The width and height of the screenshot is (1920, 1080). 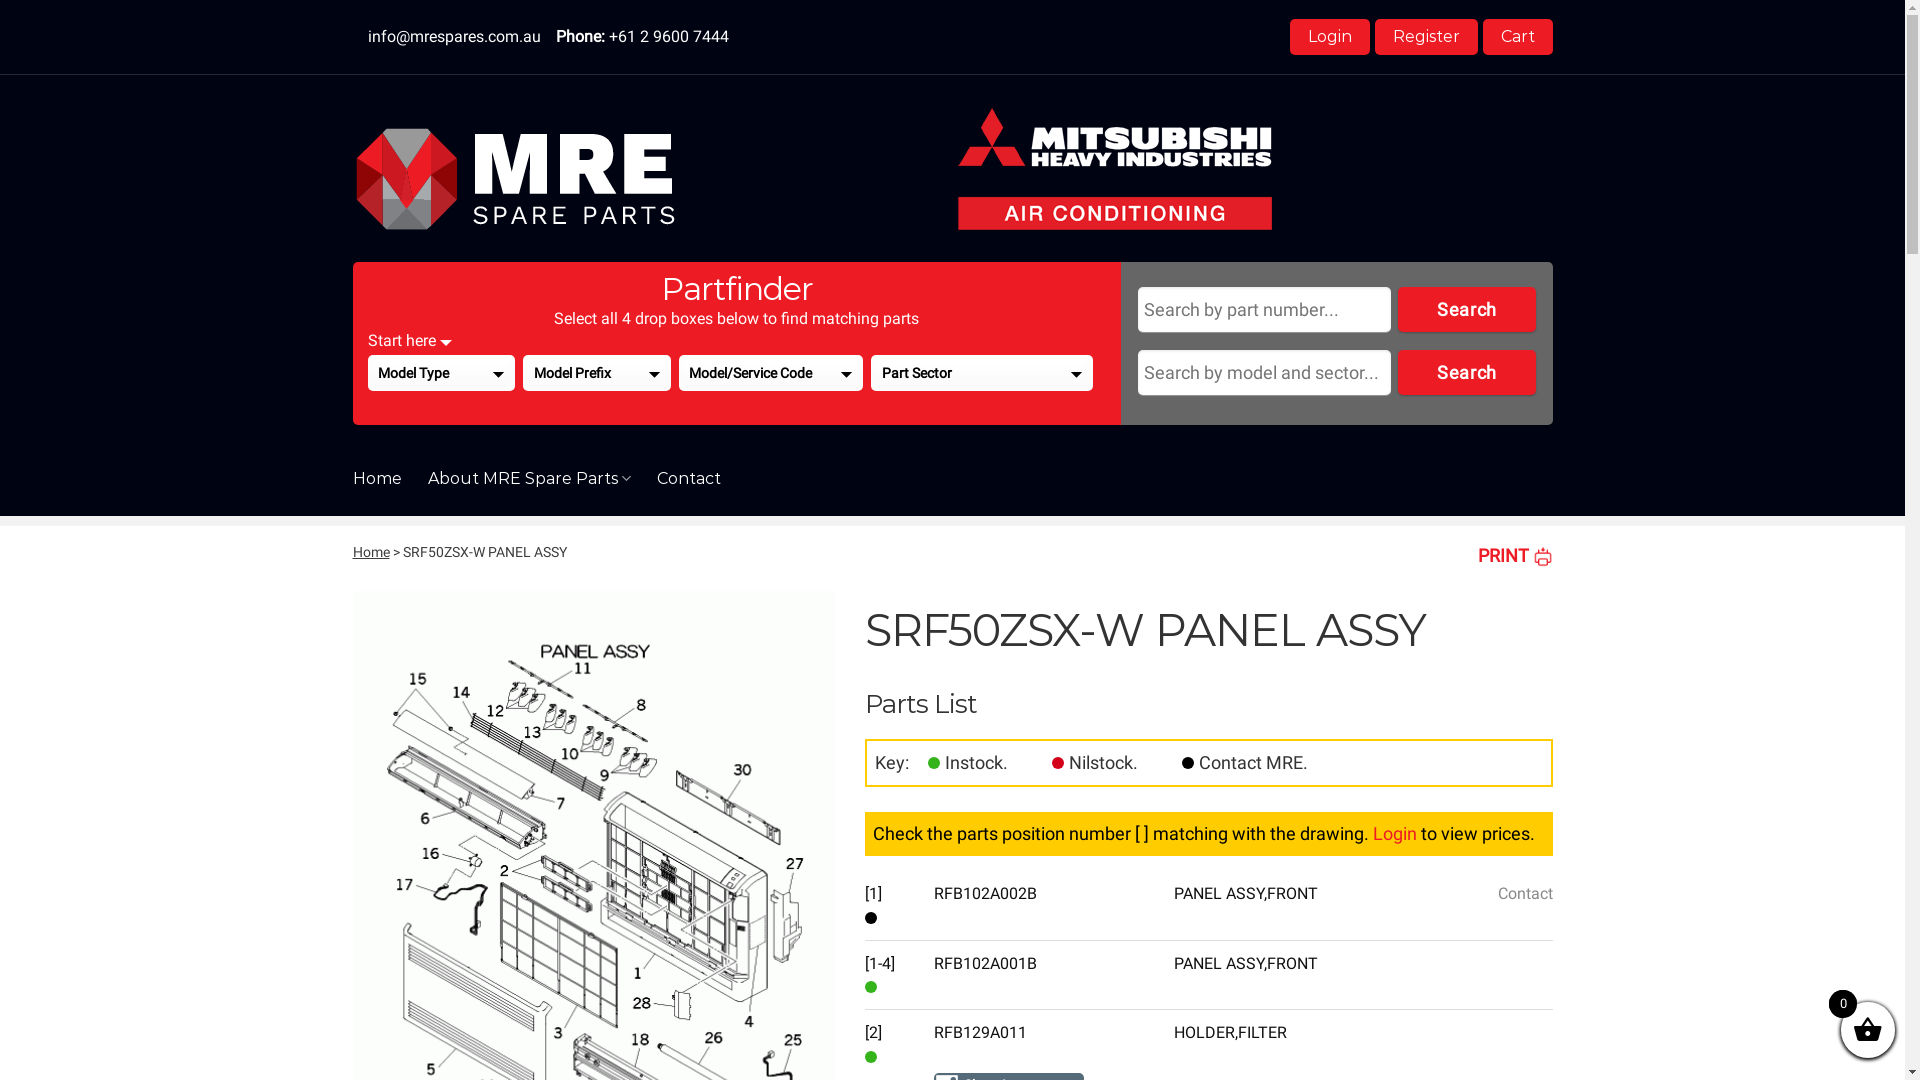 What do you see at coordinates (1515, 555) in the screenshot?
I see `'PRINT'` at bounding box center [1515, 555].